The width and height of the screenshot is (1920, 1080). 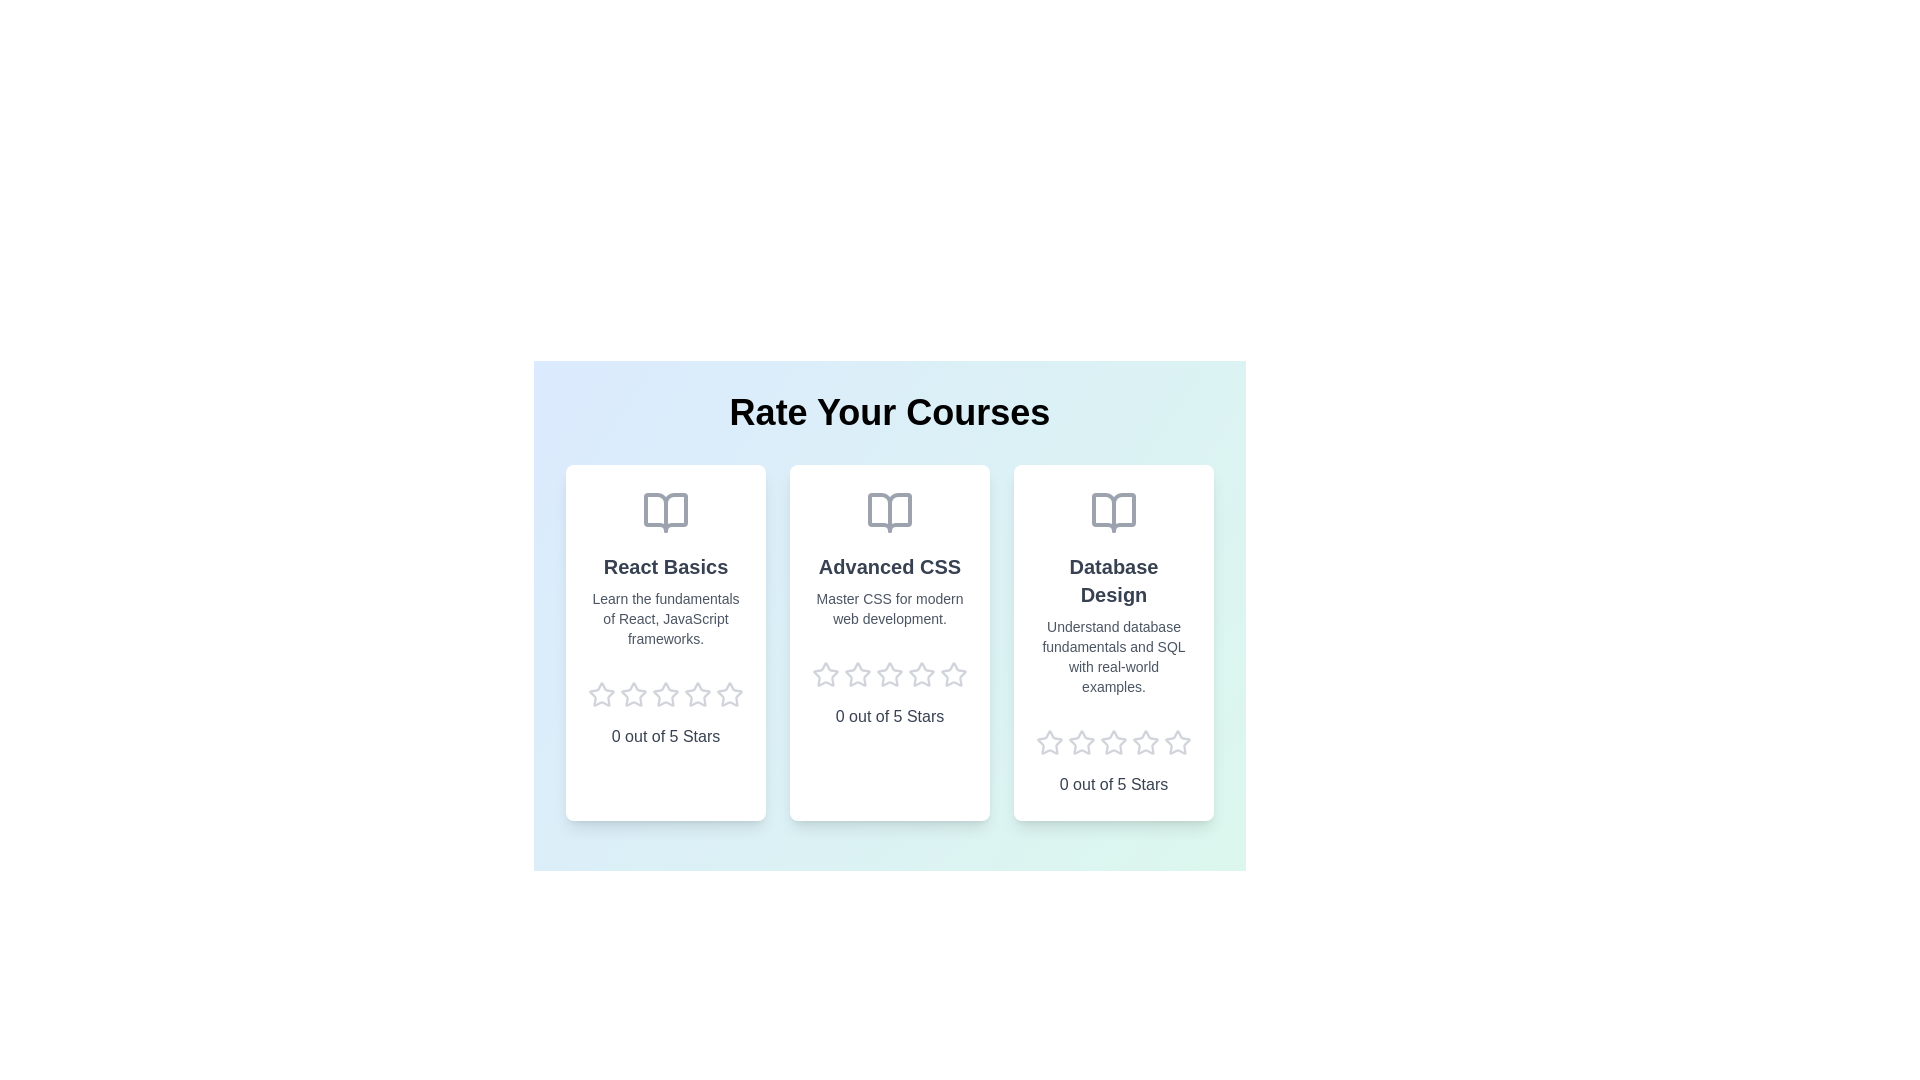 I want to click on the course titles to visually distinguish them, so click(x=666, y=567).